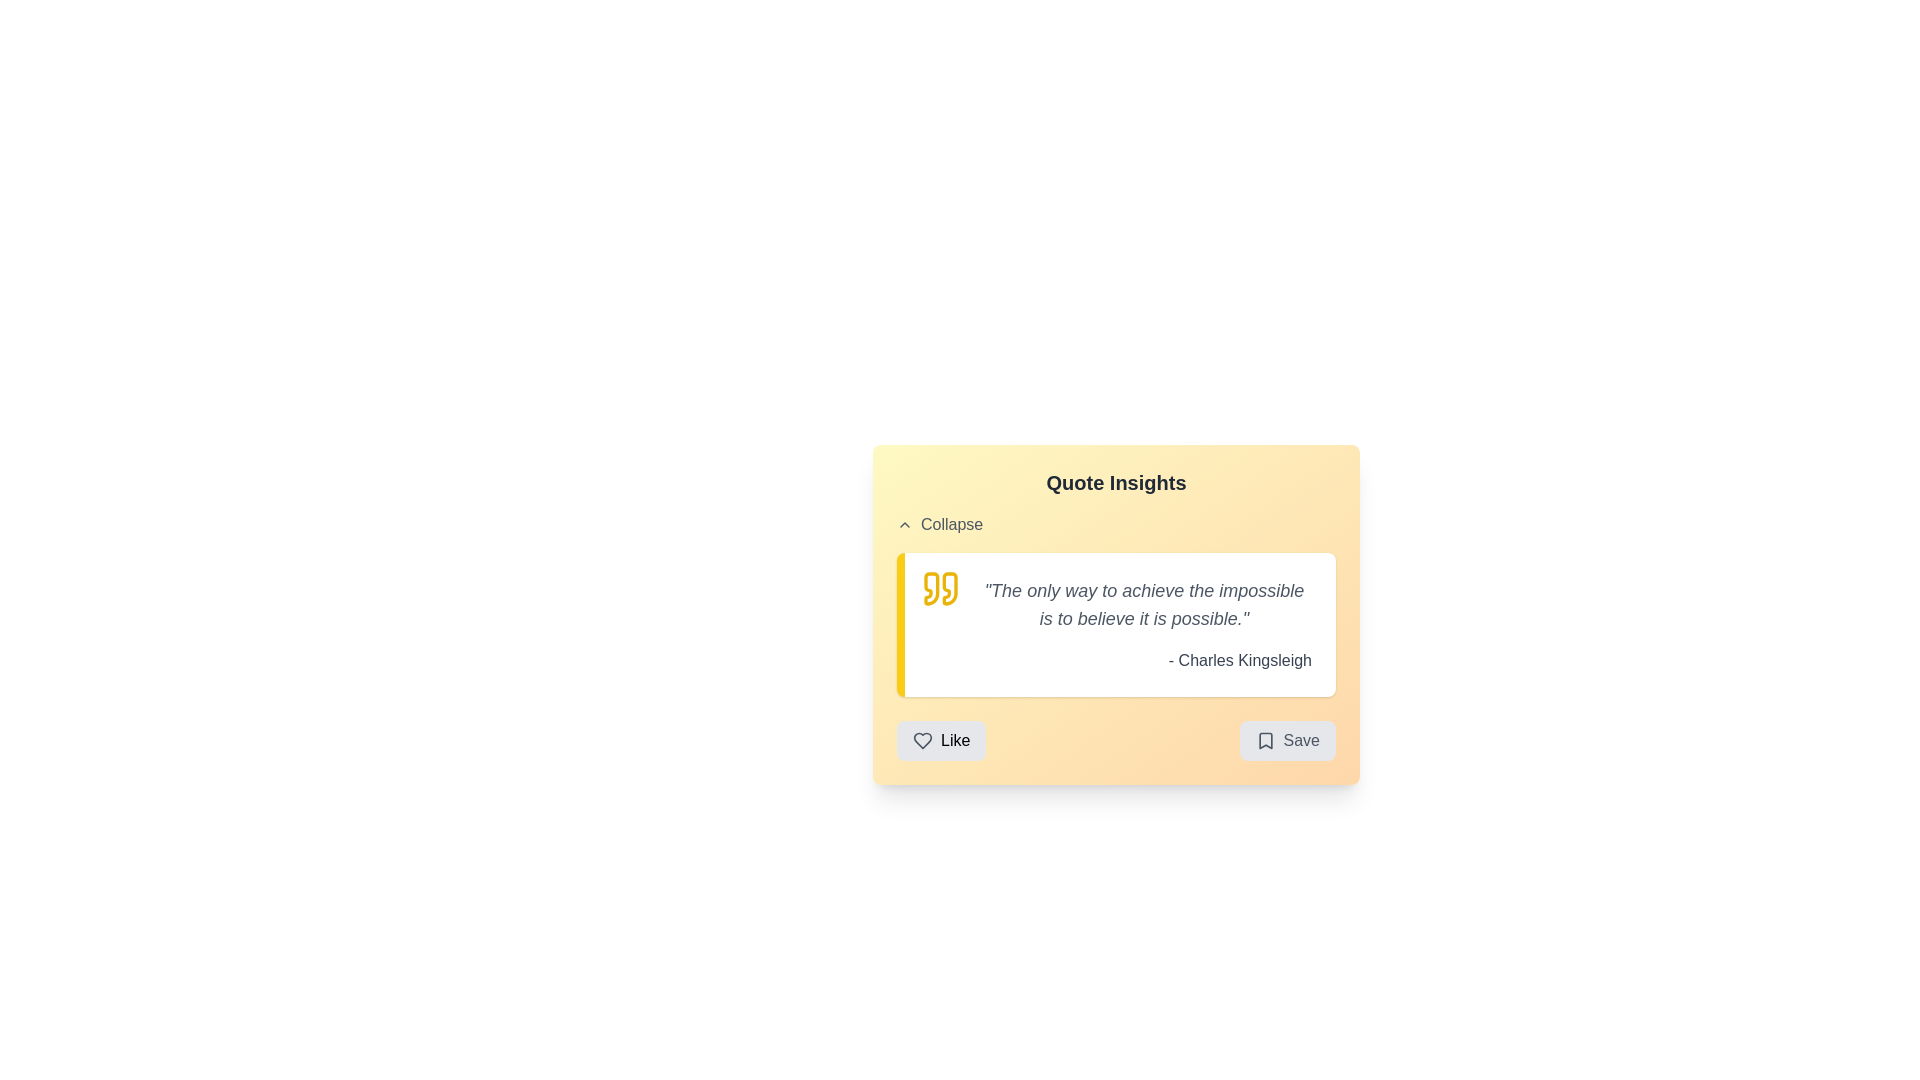  I want to click on the heart-shaped icon inside the 'Like' button, so click(921, 740).